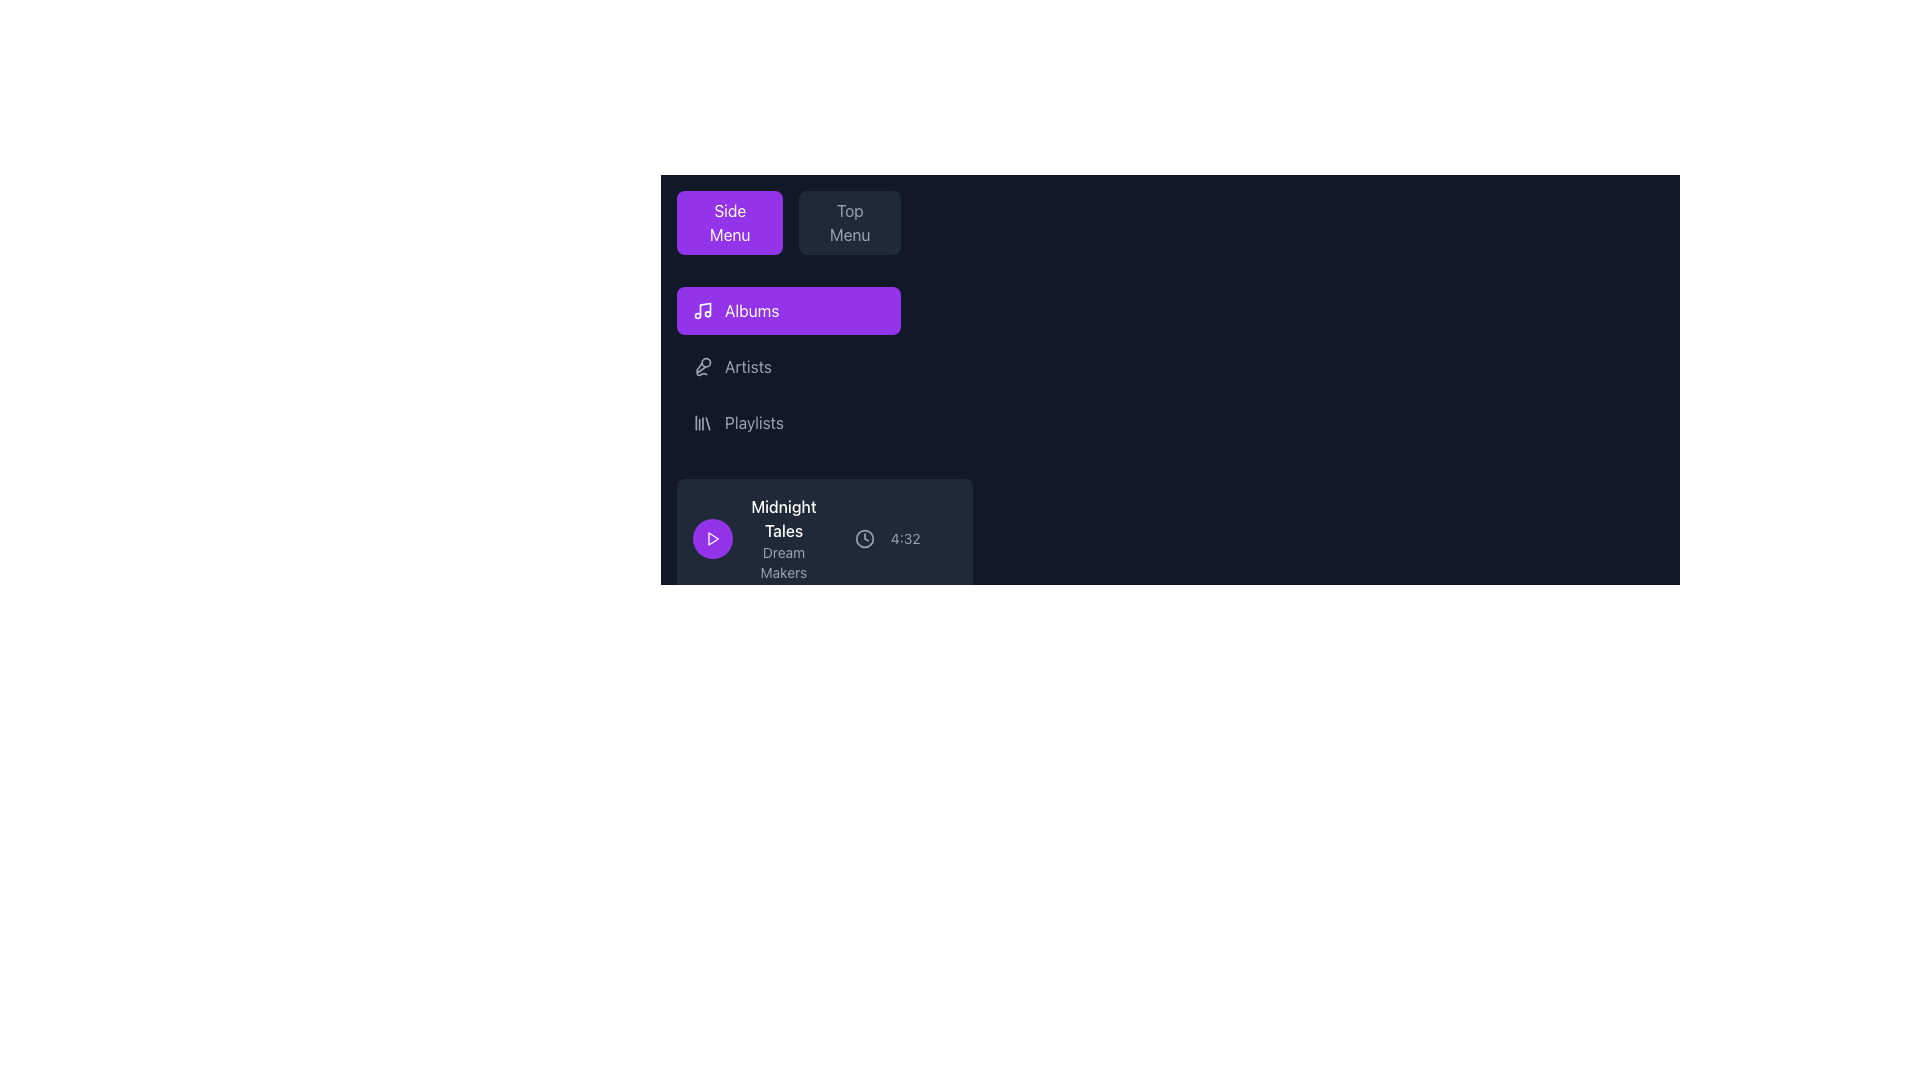 This screenshot has width=1920, height=1080. Describe the element at coordinates (782, 563) in the screenshot. I see `information displayed in the static text label that shows 'Dream Makers', which is styled in a small gray font and positioned below 'Midnight Tales'` at that location.